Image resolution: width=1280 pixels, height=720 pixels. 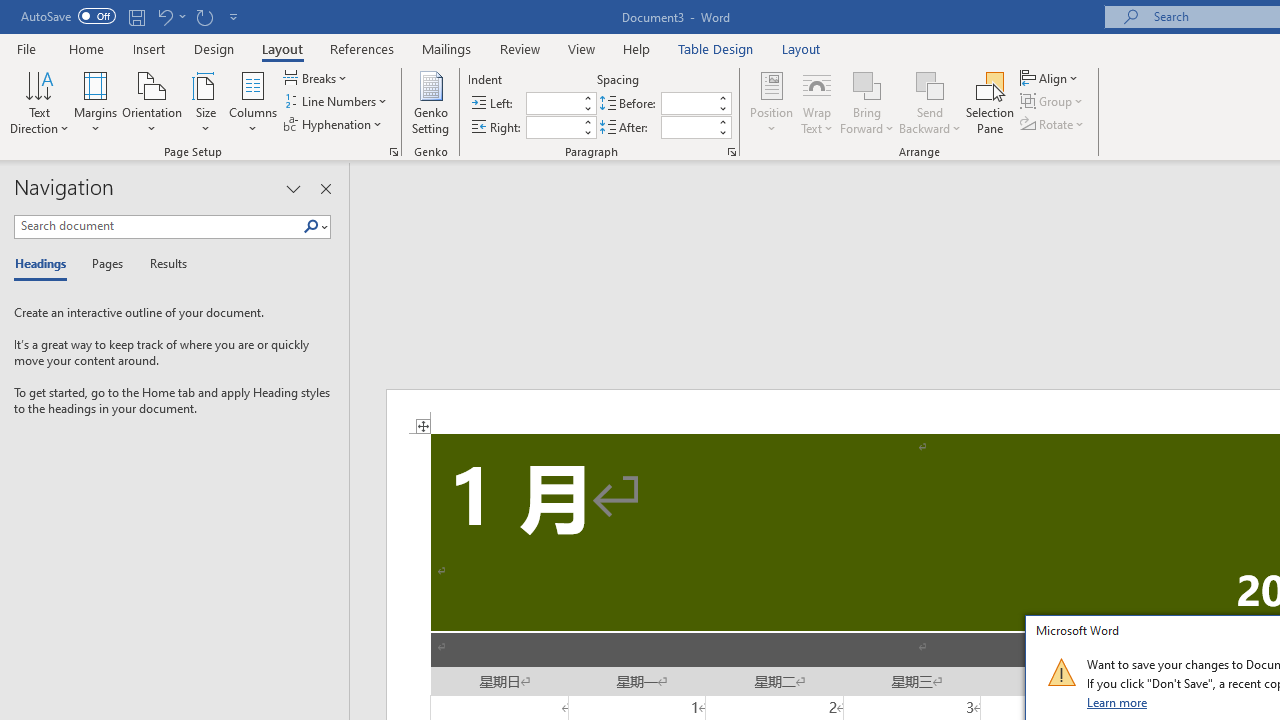 I want to click on 'Size', so click(x=206, y=103).